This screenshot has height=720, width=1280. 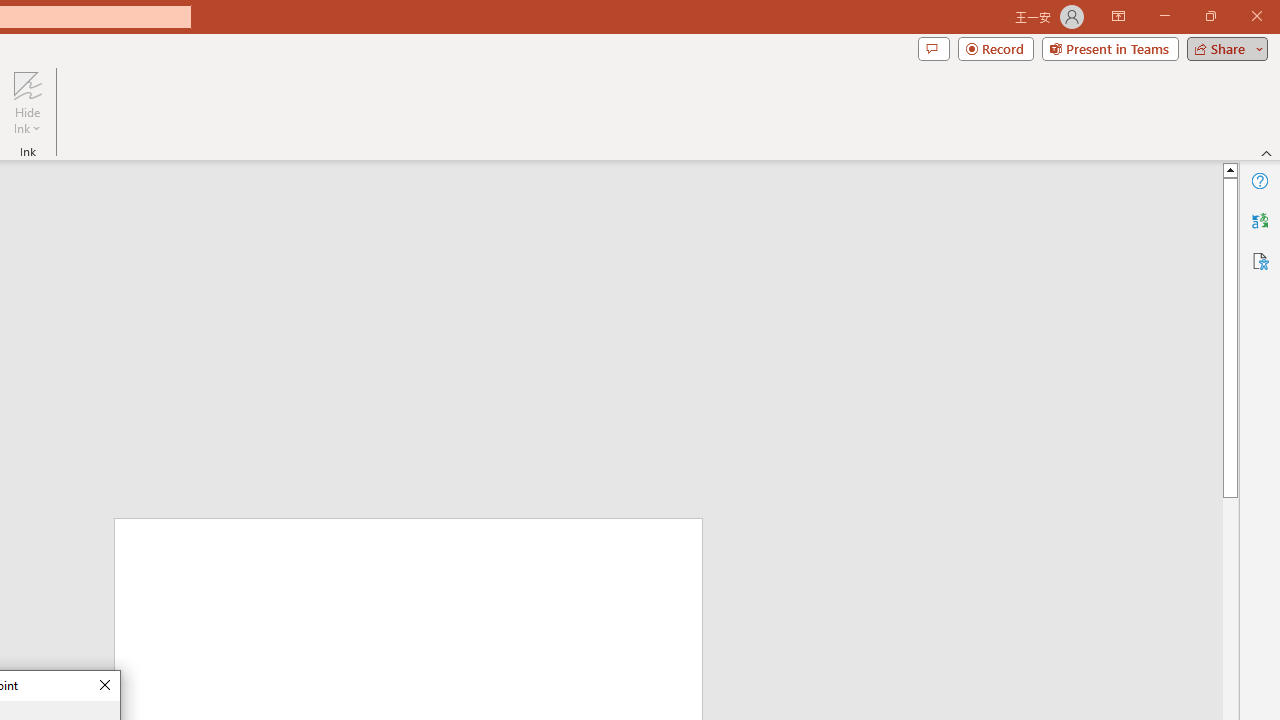 What do you see at coordinates (27, 84) in the screenshot?
I see `'Hide Ink'` at bounding box center [27, 84].